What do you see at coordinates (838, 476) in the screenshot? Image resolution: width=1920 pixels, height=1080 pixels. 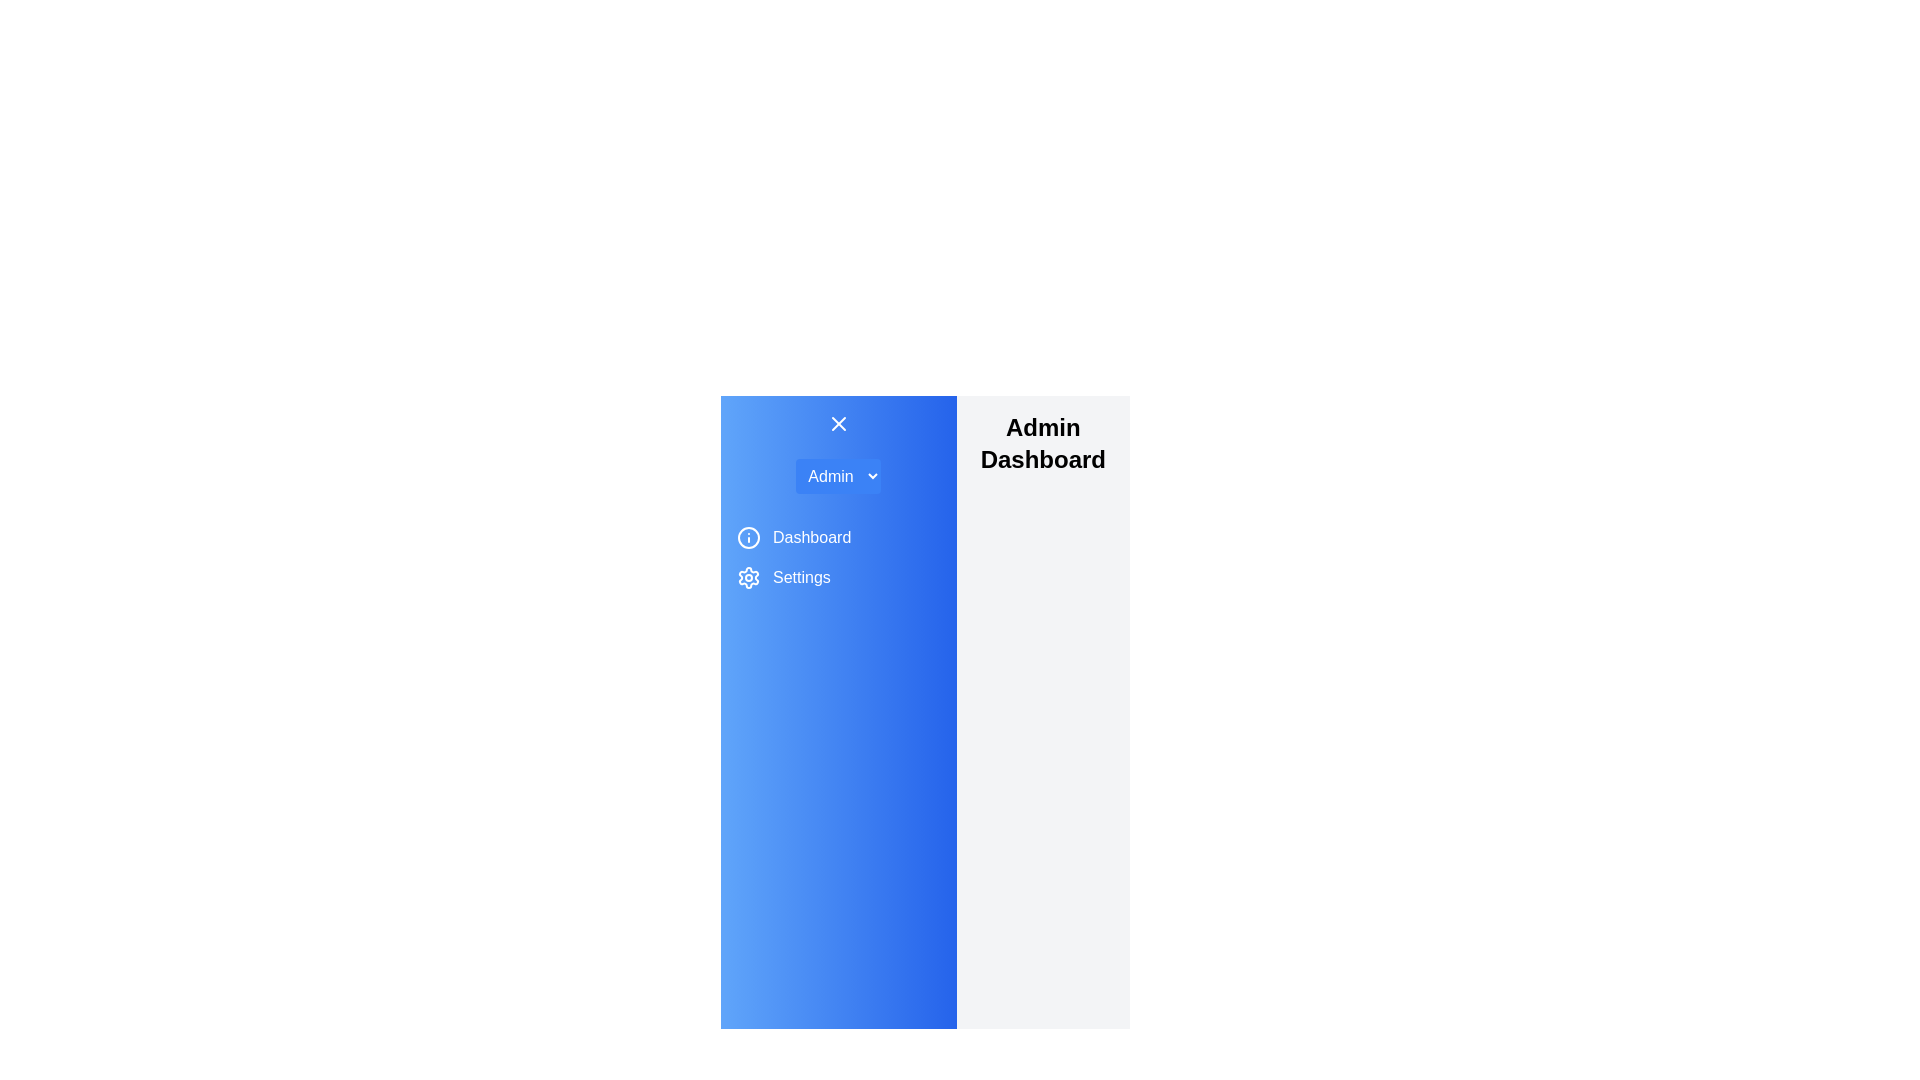 I see `the role Admin from the dropdown menu` at bounding box center [838, 476].